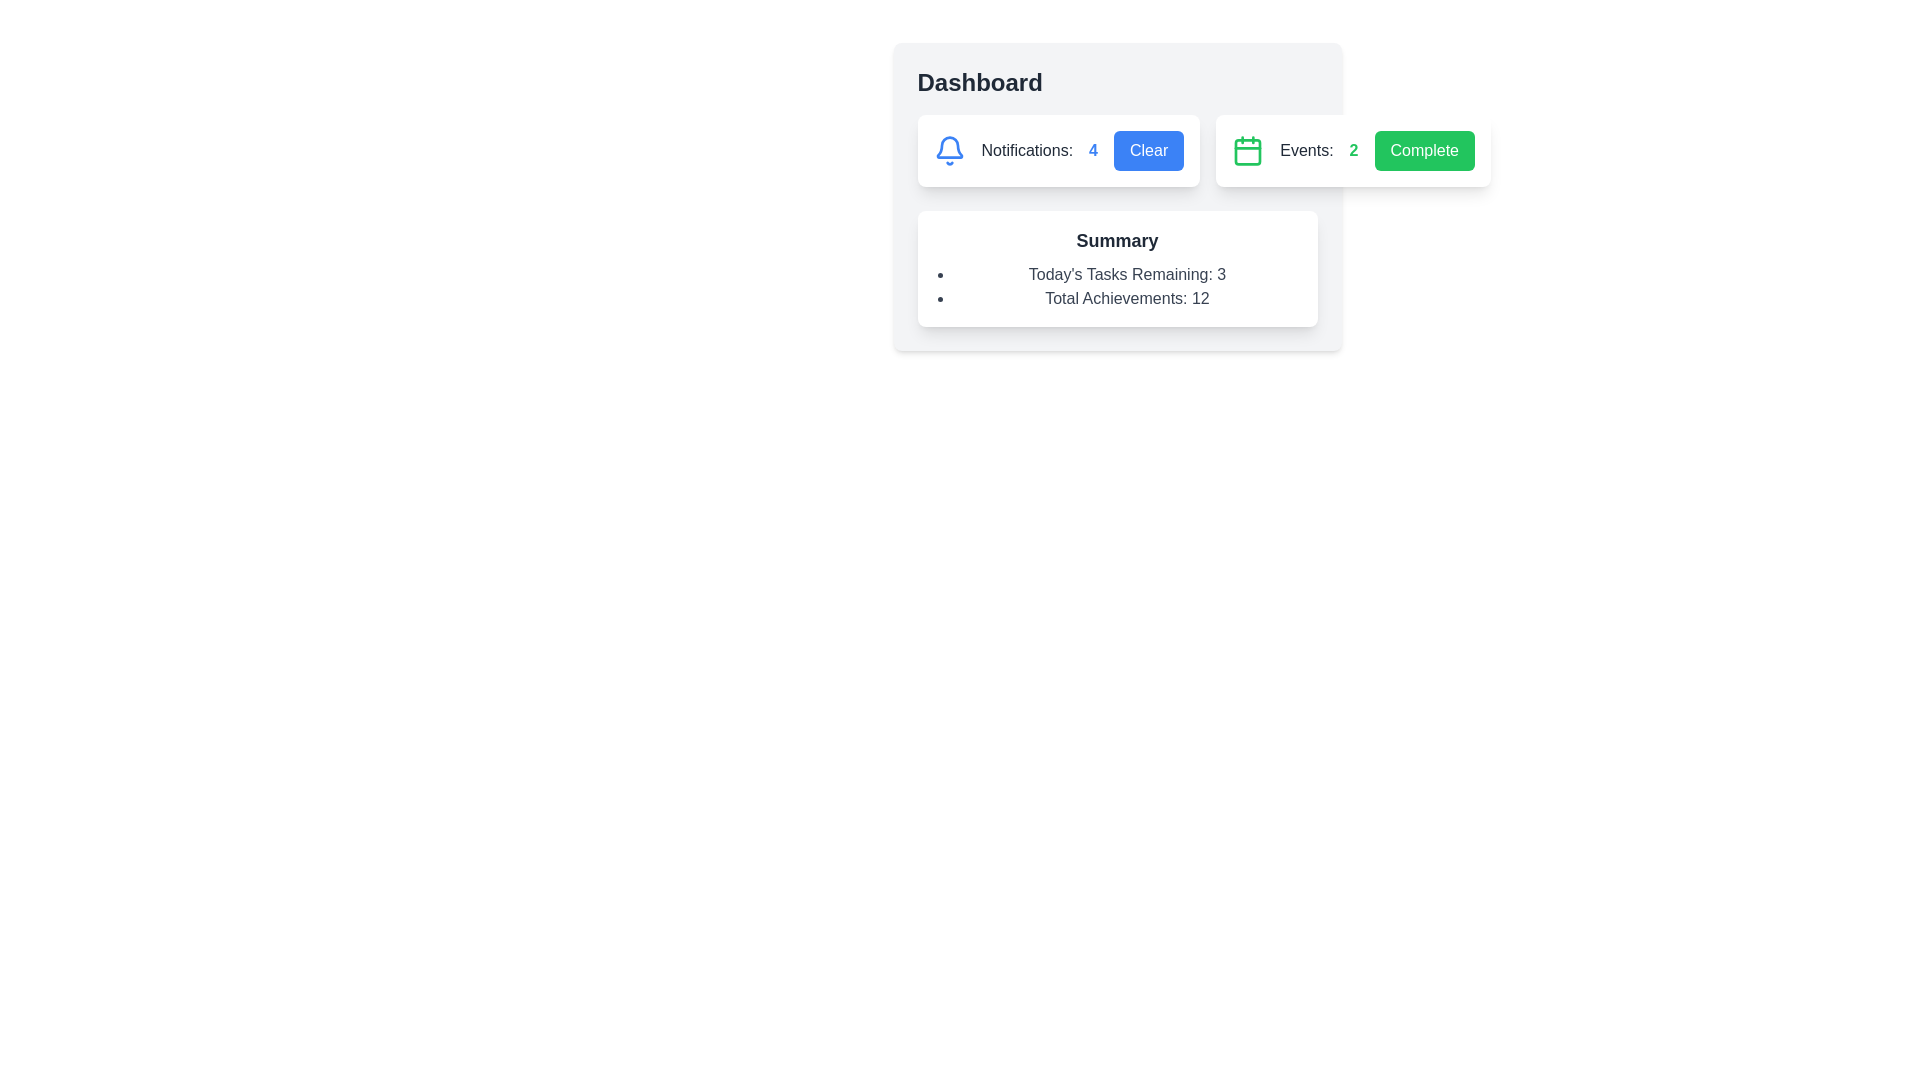 The width and height of the screenshot is (1920, 1080). What do you see at coordinates (1353, 149) in the screenshot?
I see `the bold green text label displaying the number '2', located between the label 'Events:' and the 'Complete' button in the upper-right section of the interface` at bounding box center [1353, 149].